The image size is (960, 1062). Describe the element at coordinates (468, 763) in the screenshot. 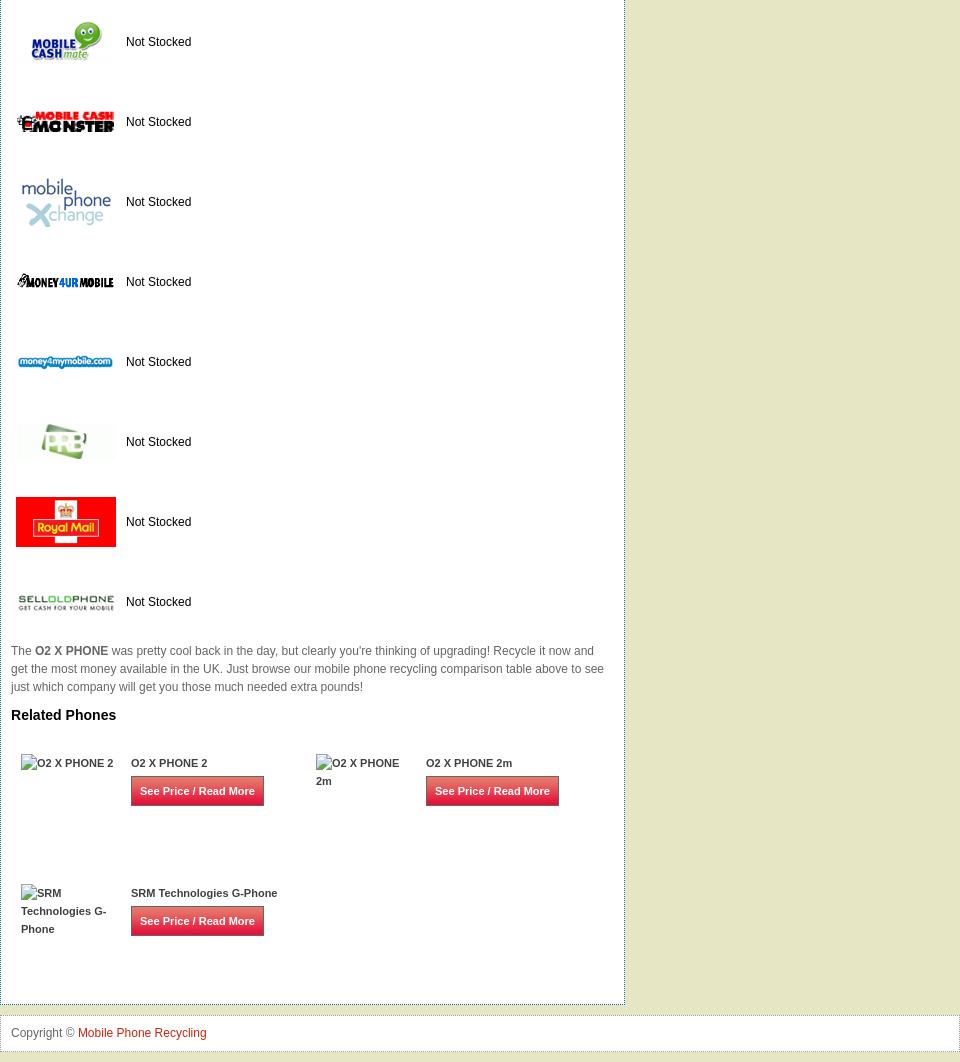

I see `'O2 X PHONE 2m'` at that location.